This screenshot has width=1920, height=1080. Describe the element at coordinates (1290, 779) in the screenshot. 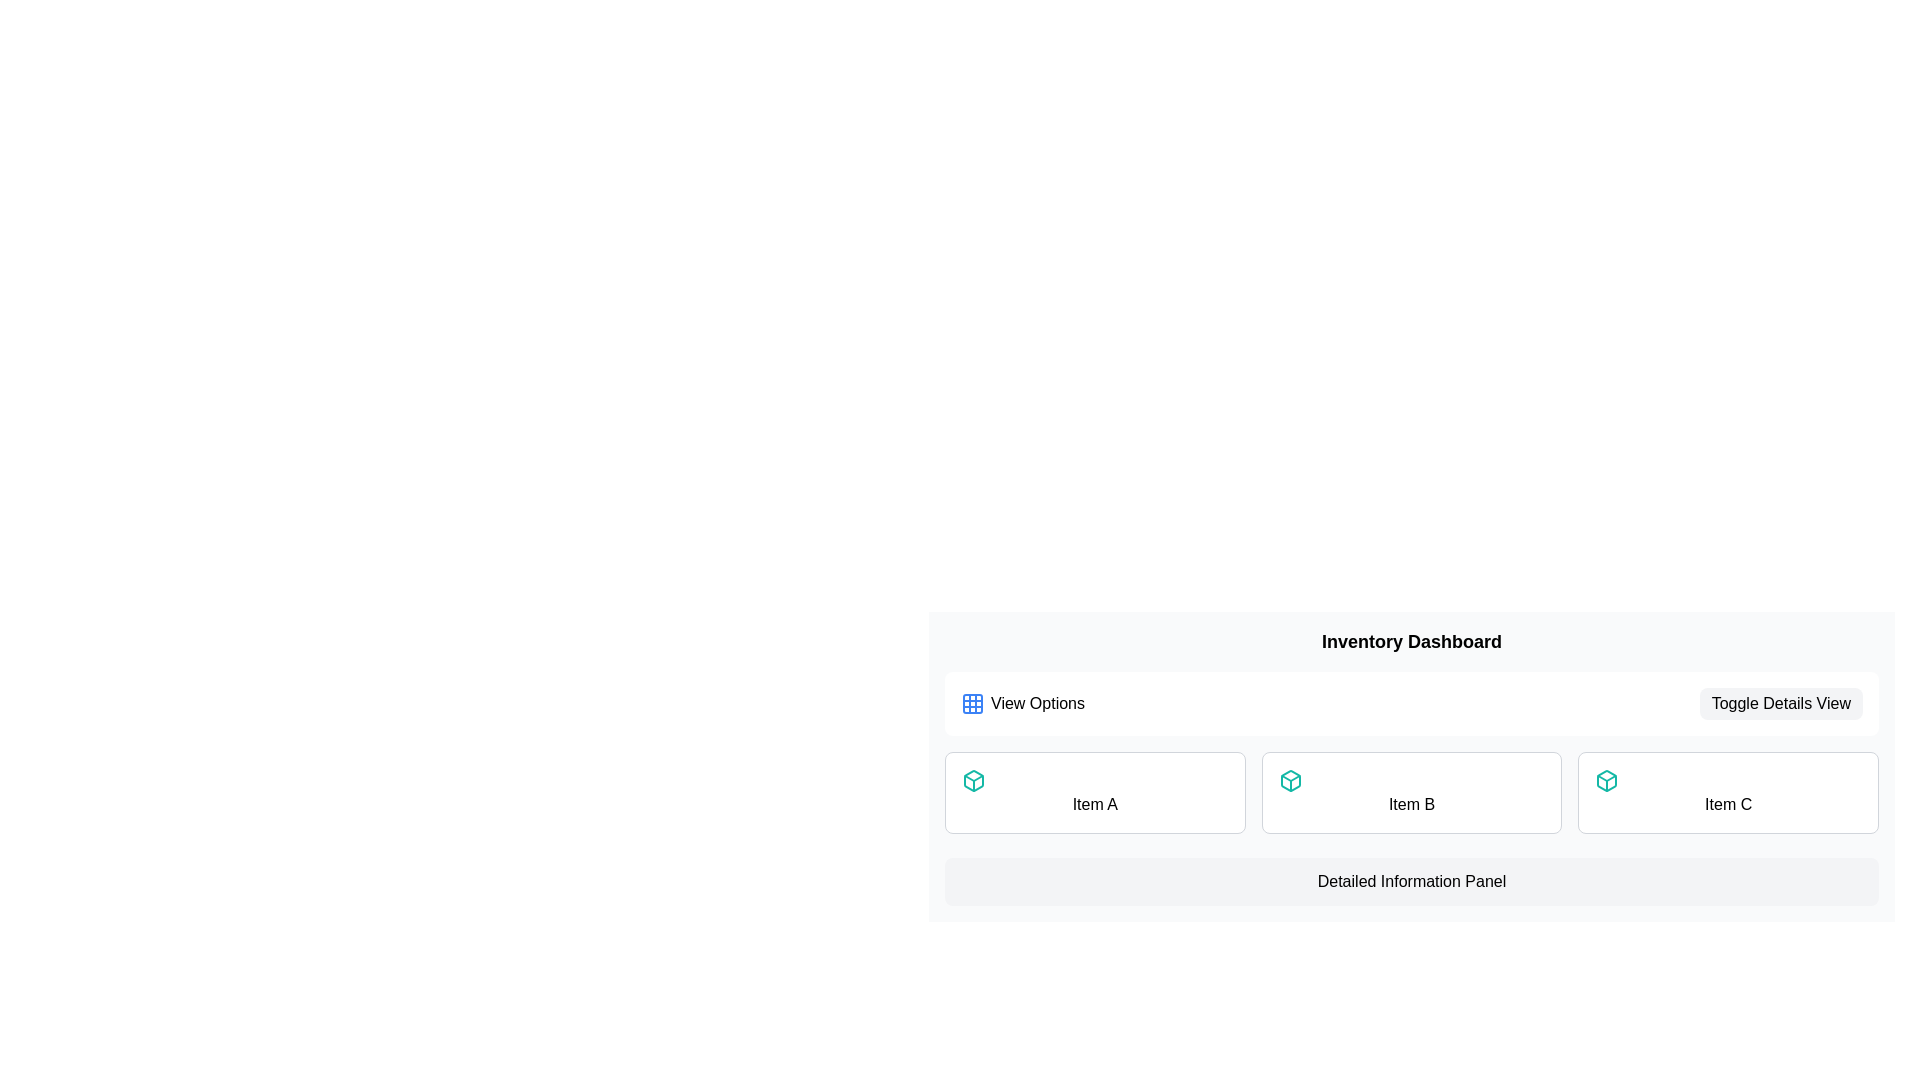

I see `the teal-colored icon resembling a box or cube located above the 'Item B' label` at that location.